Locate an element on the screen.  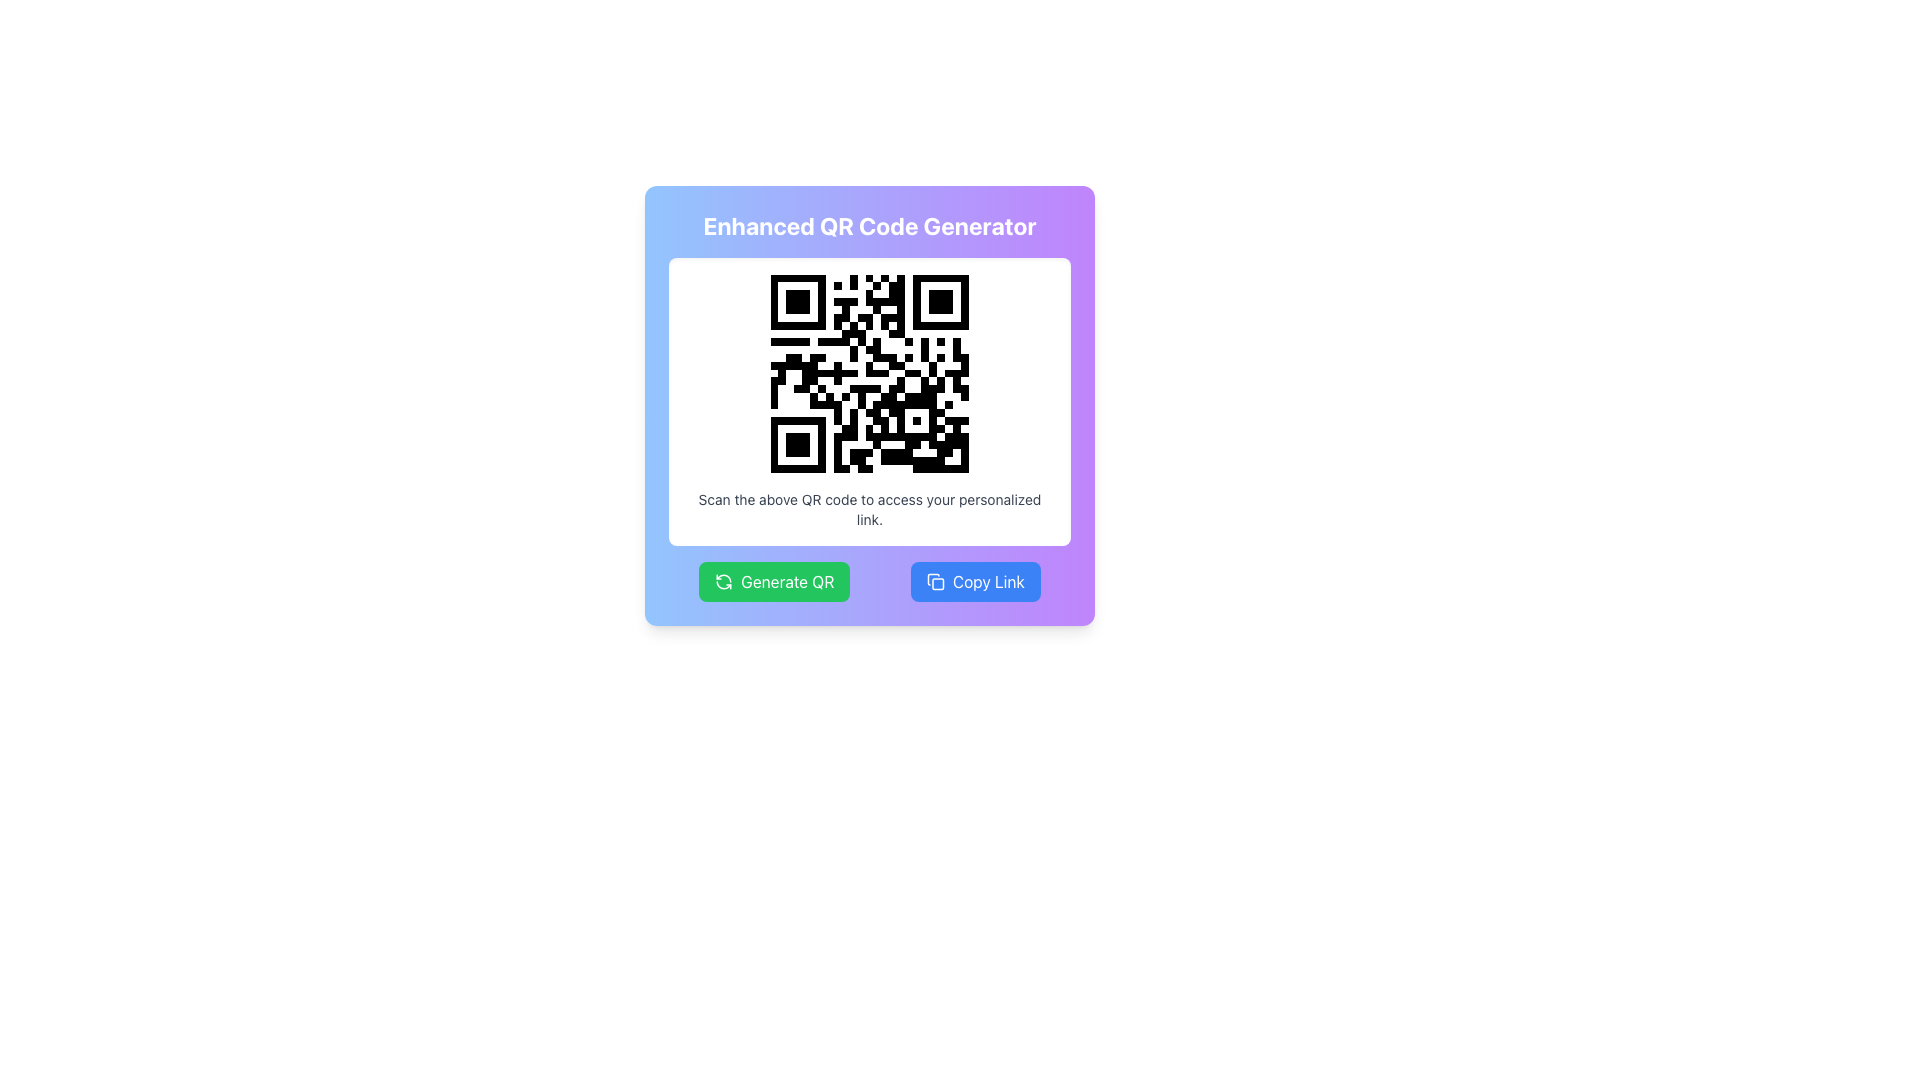
the copy icon located in the 'Copy Link' button, which is positioned to the right of the 'Generate QR' button and to the left of the text 'Copy Link' is located at coordinates (935, 582).